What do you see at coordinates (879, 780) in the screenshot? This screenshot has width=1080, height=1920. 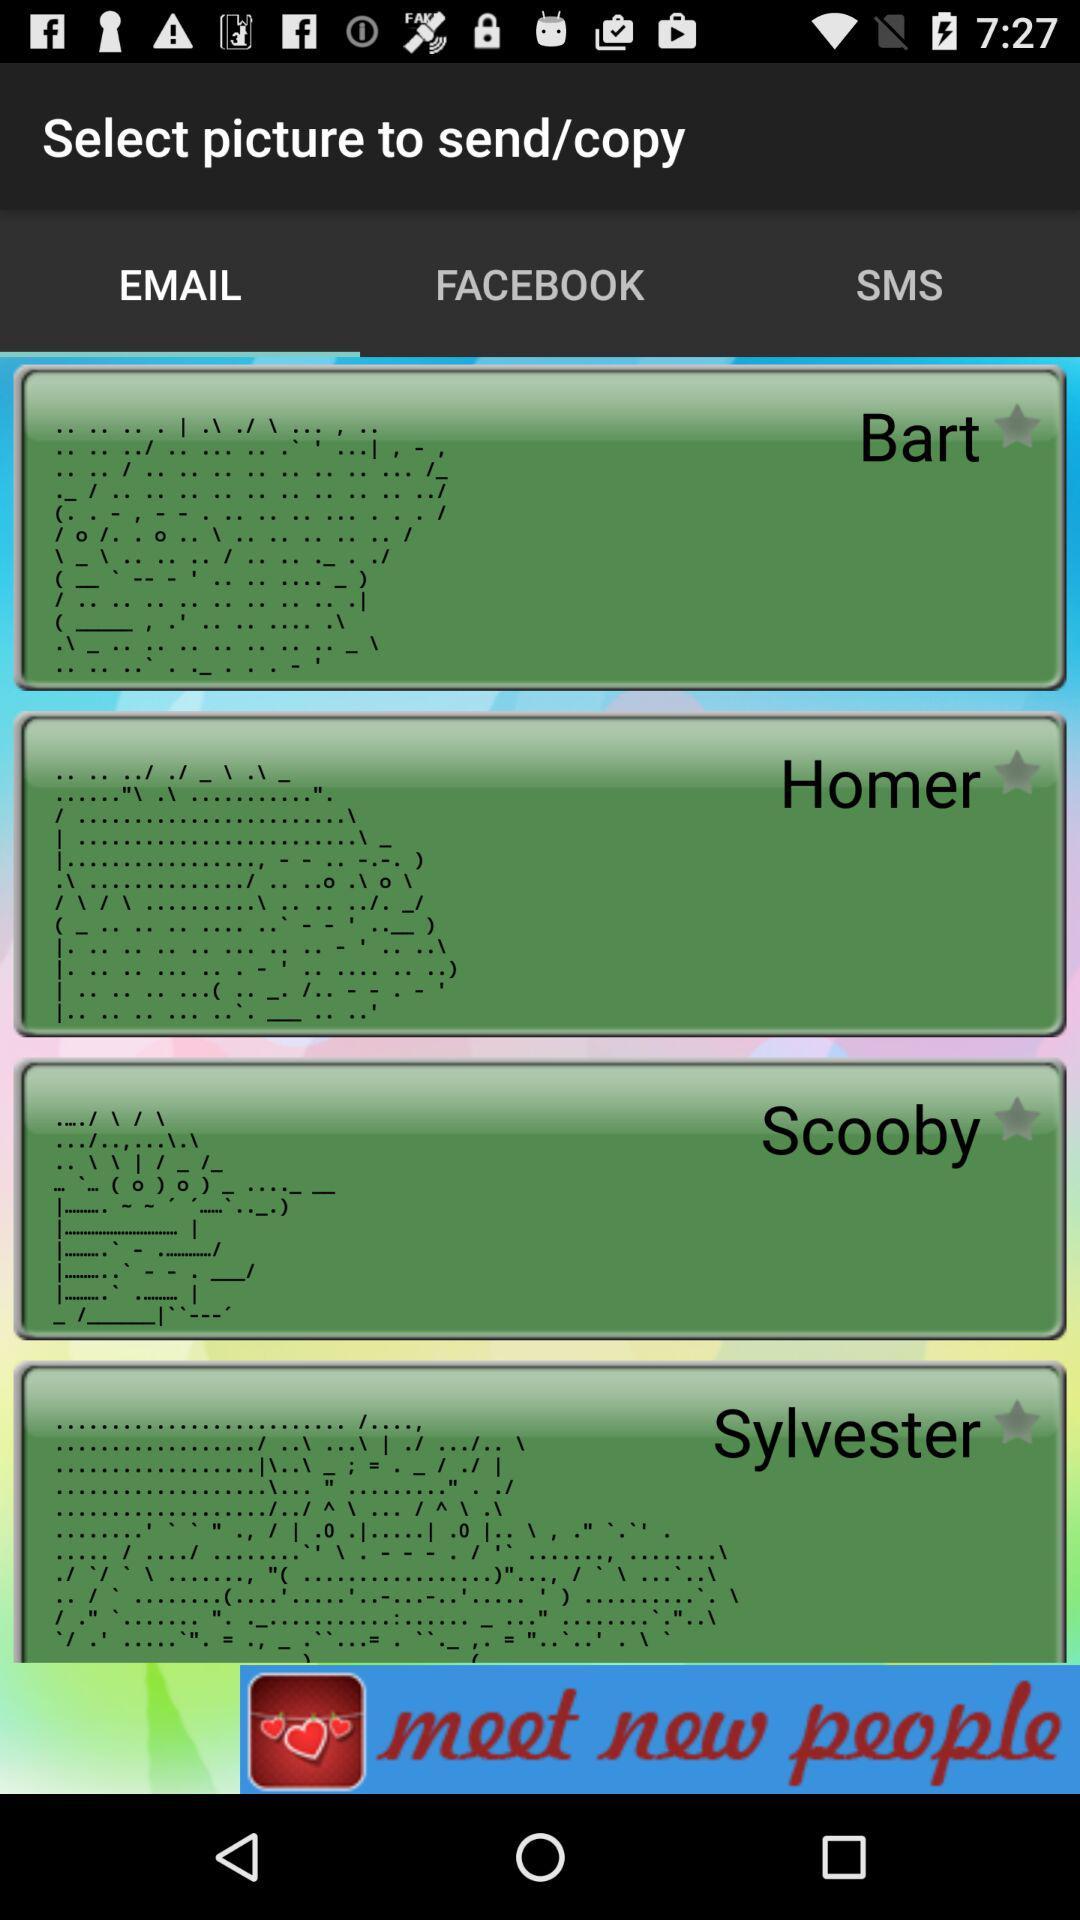 I see `the icon below the bart app` at bounding box center [879, 780].